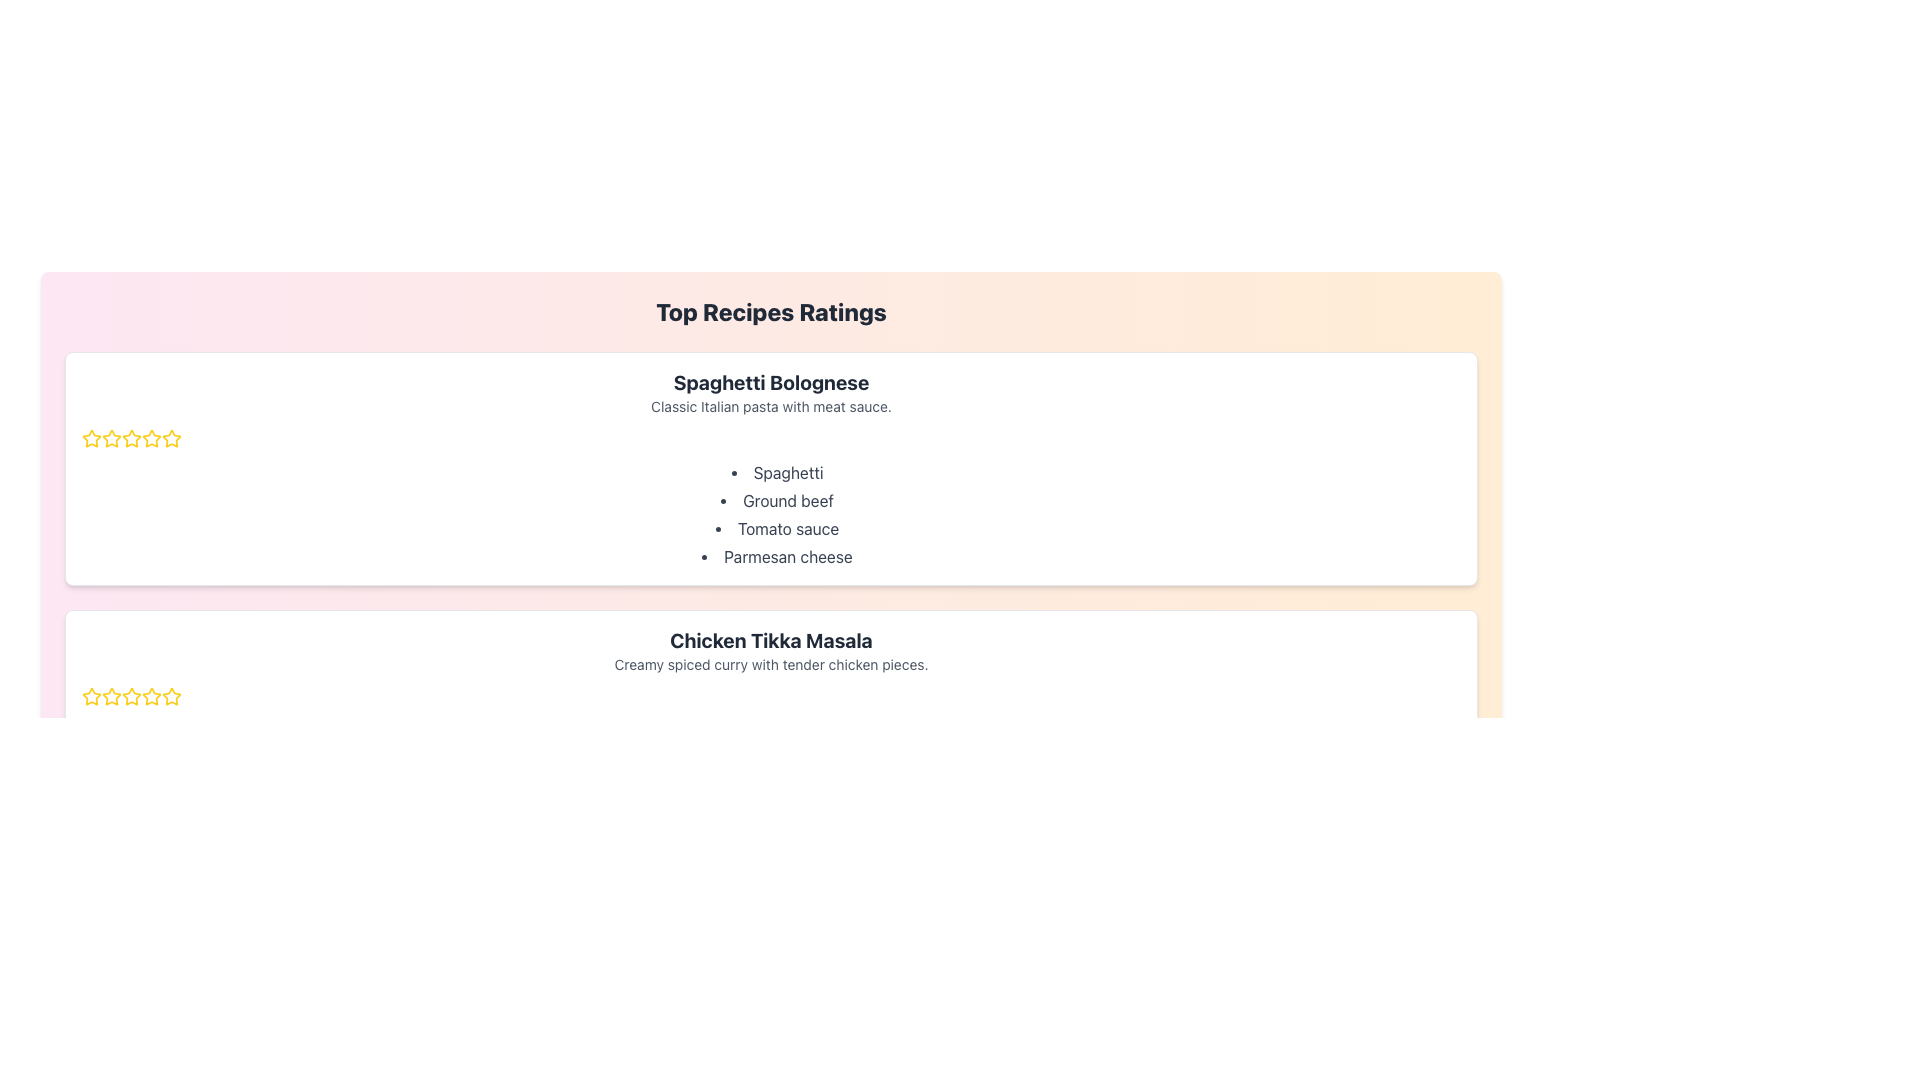  I want to click on the third star icon in the horizontal row of rating stars located beneath the title 'Chicken Tikka Masala' in the second recipe card, so click(110, 696).